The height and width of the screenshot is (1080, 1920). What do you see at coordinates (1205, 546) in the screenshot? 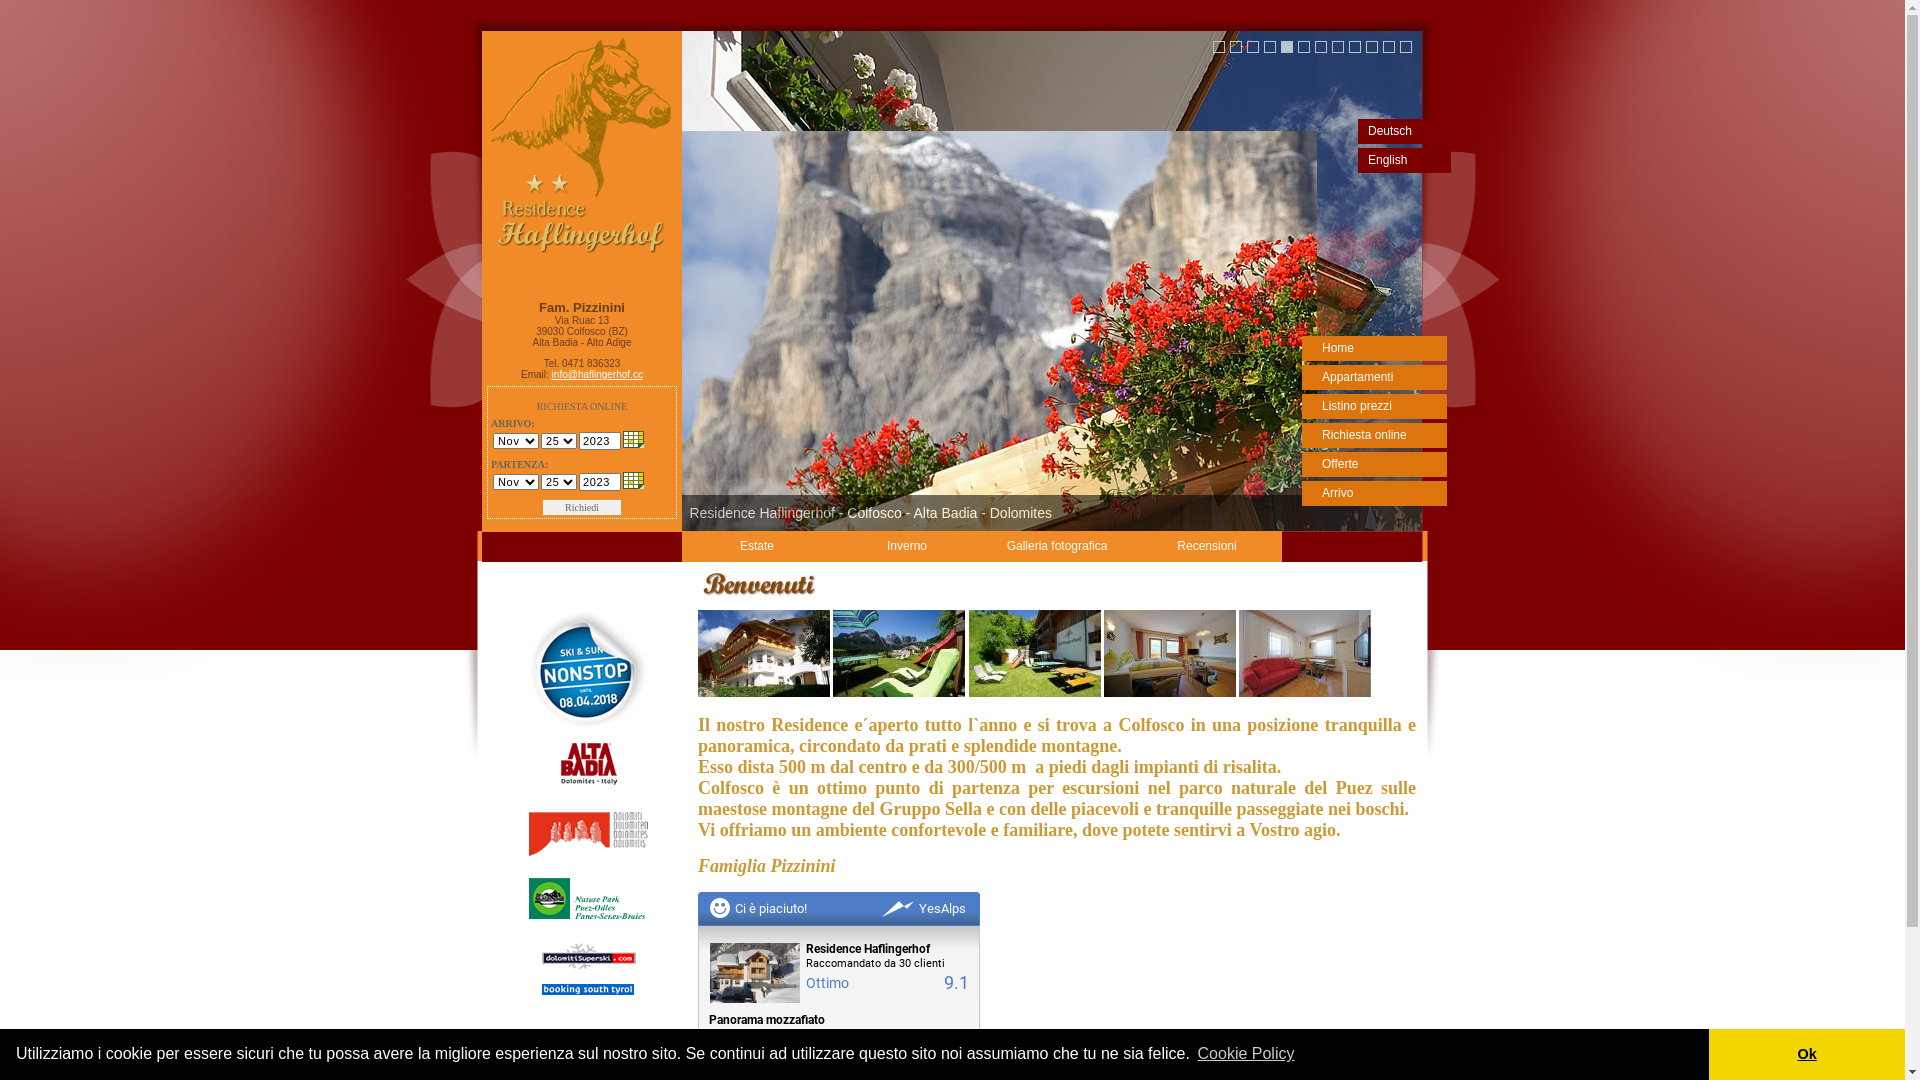
I see `'Recensioni'` at bounding box center [1205, 546].